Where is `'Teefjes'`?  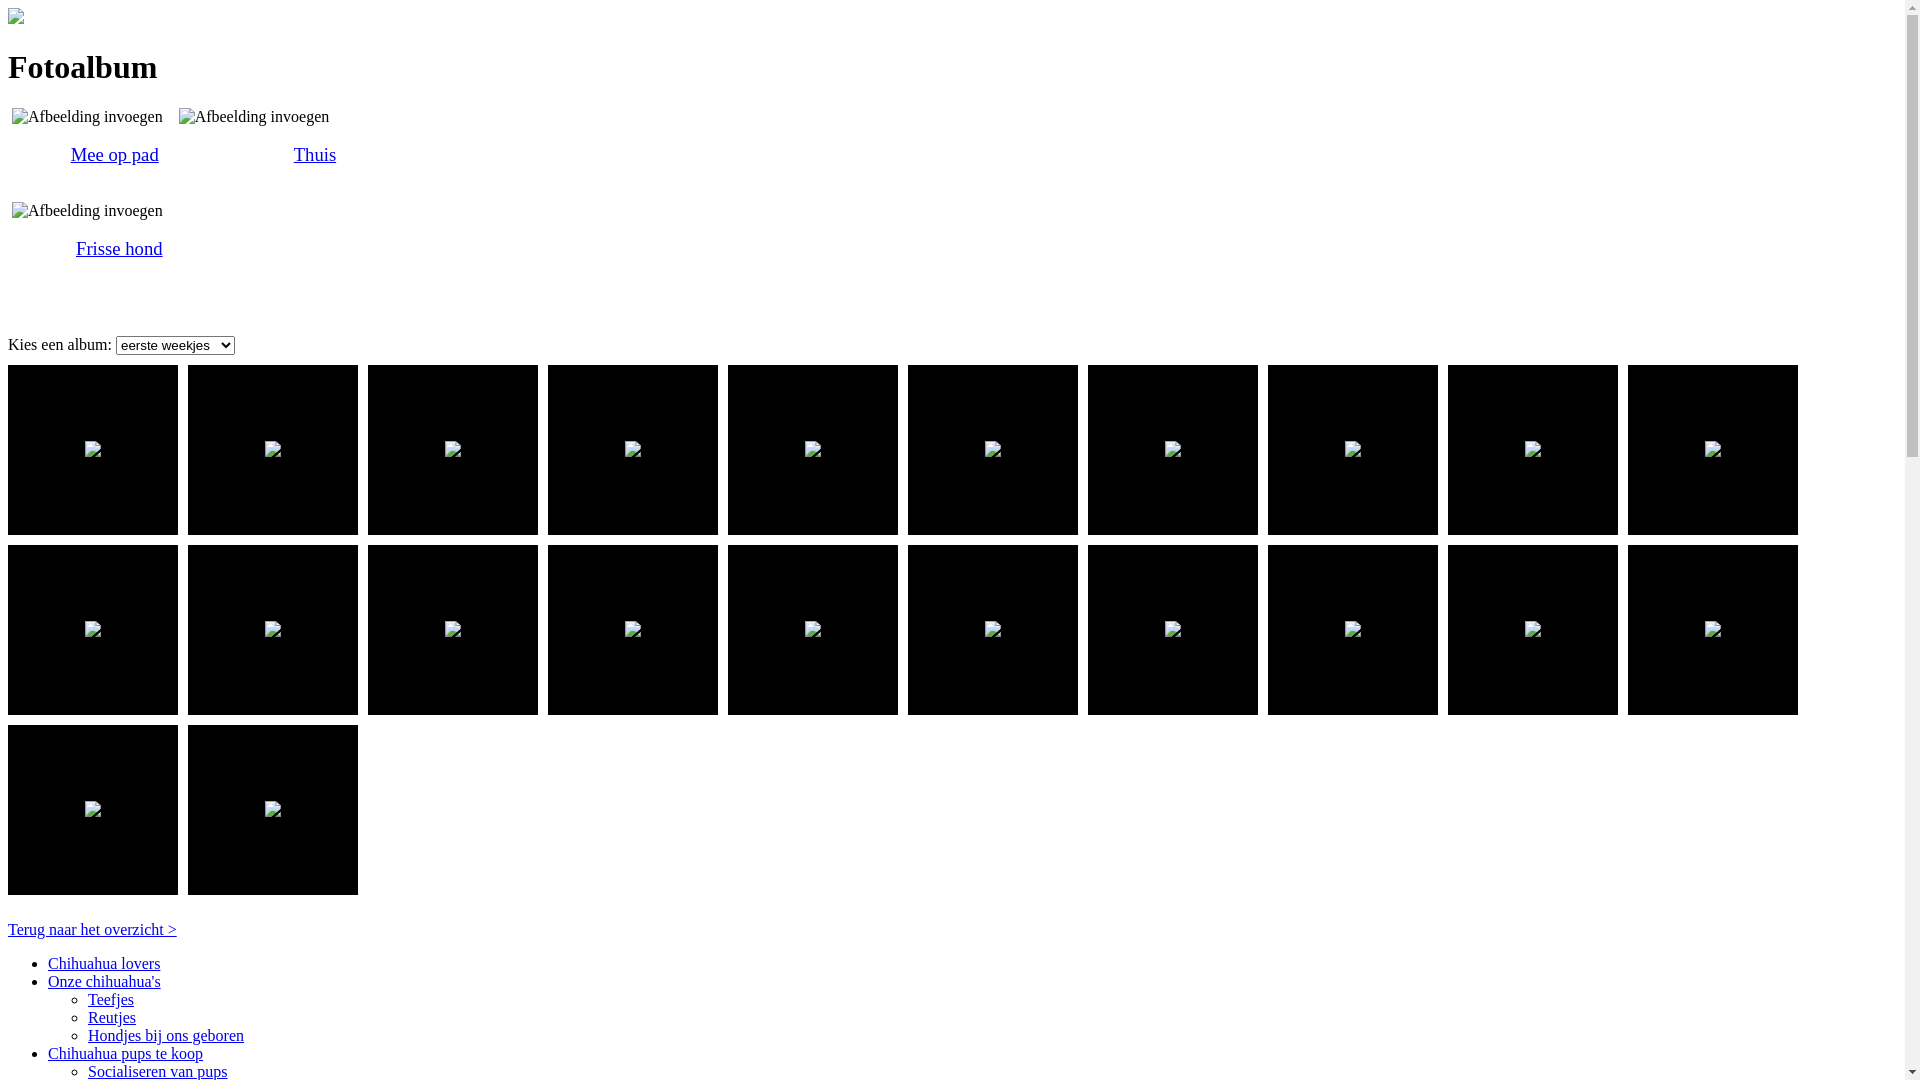
'Teefjes' is located at coordinates (86, 999).